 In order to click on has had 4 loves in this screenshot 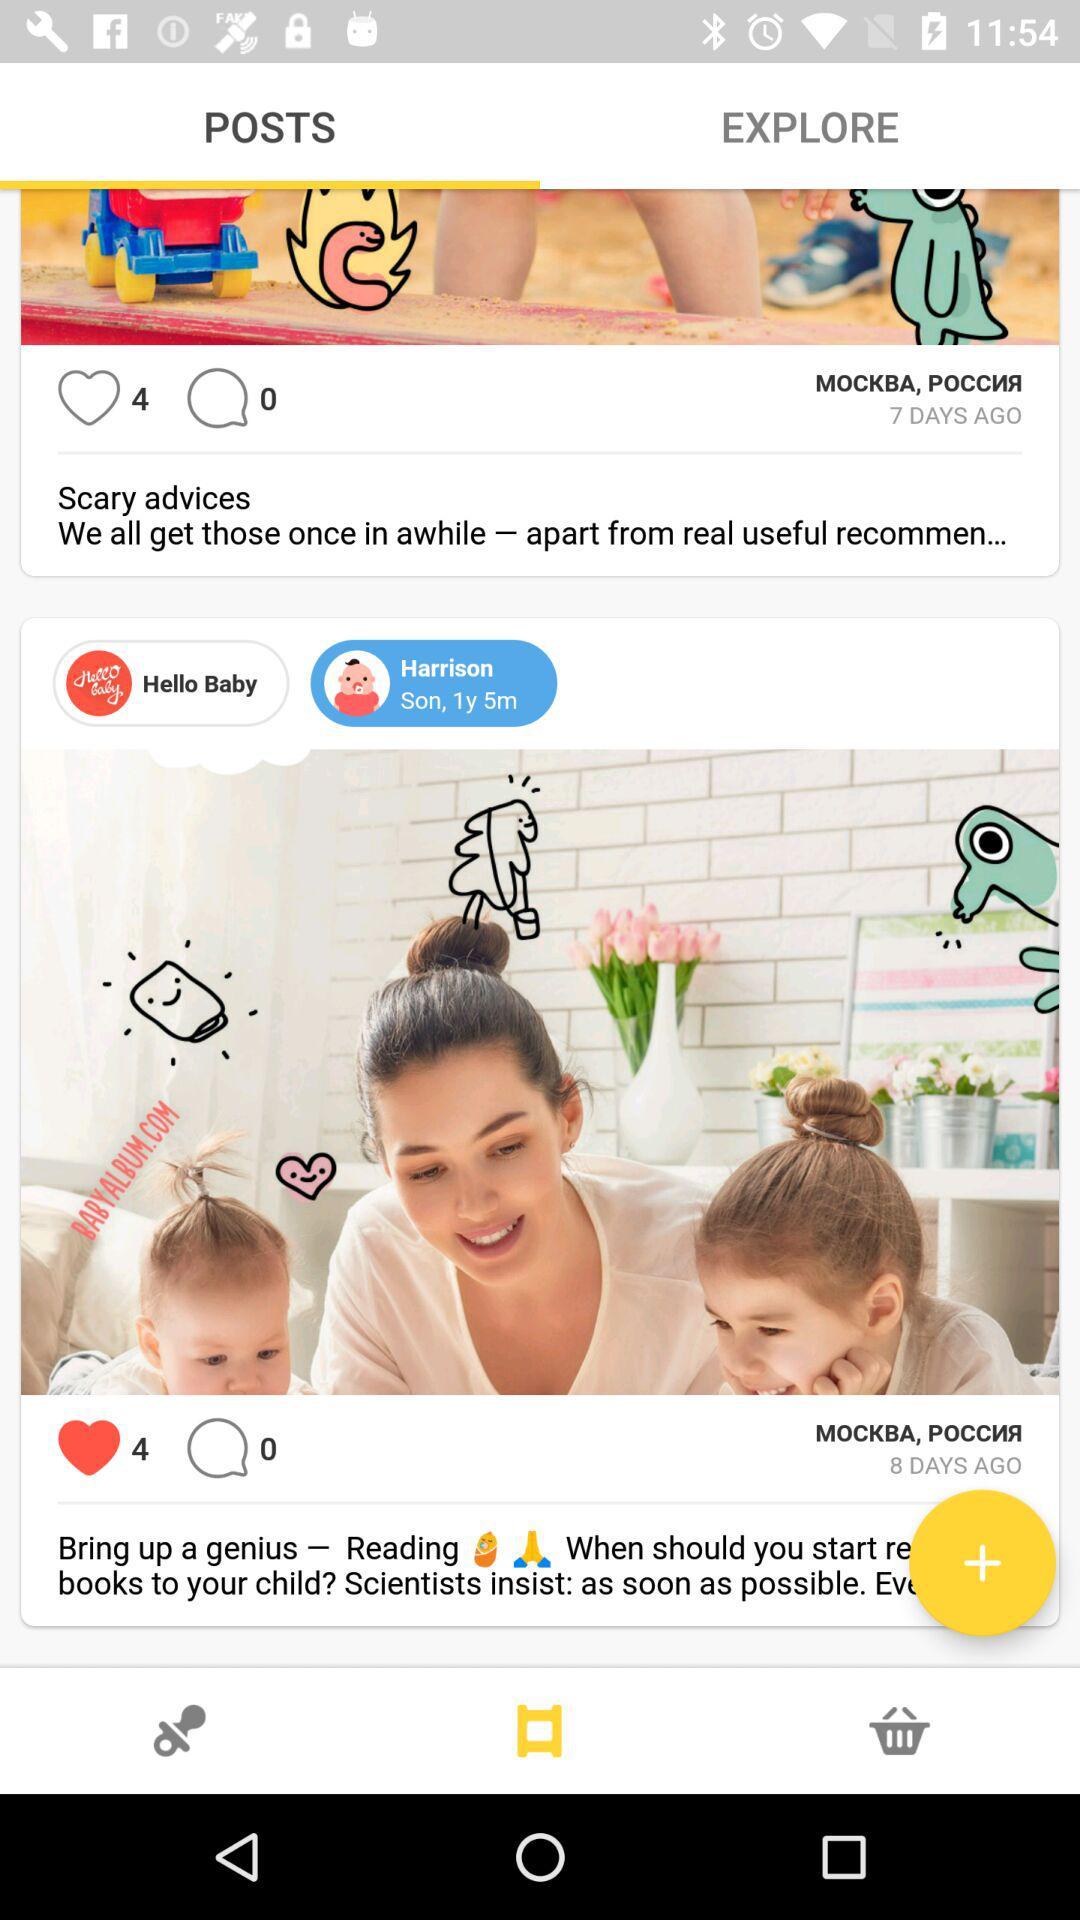, I will do `click(88, 1448)`.